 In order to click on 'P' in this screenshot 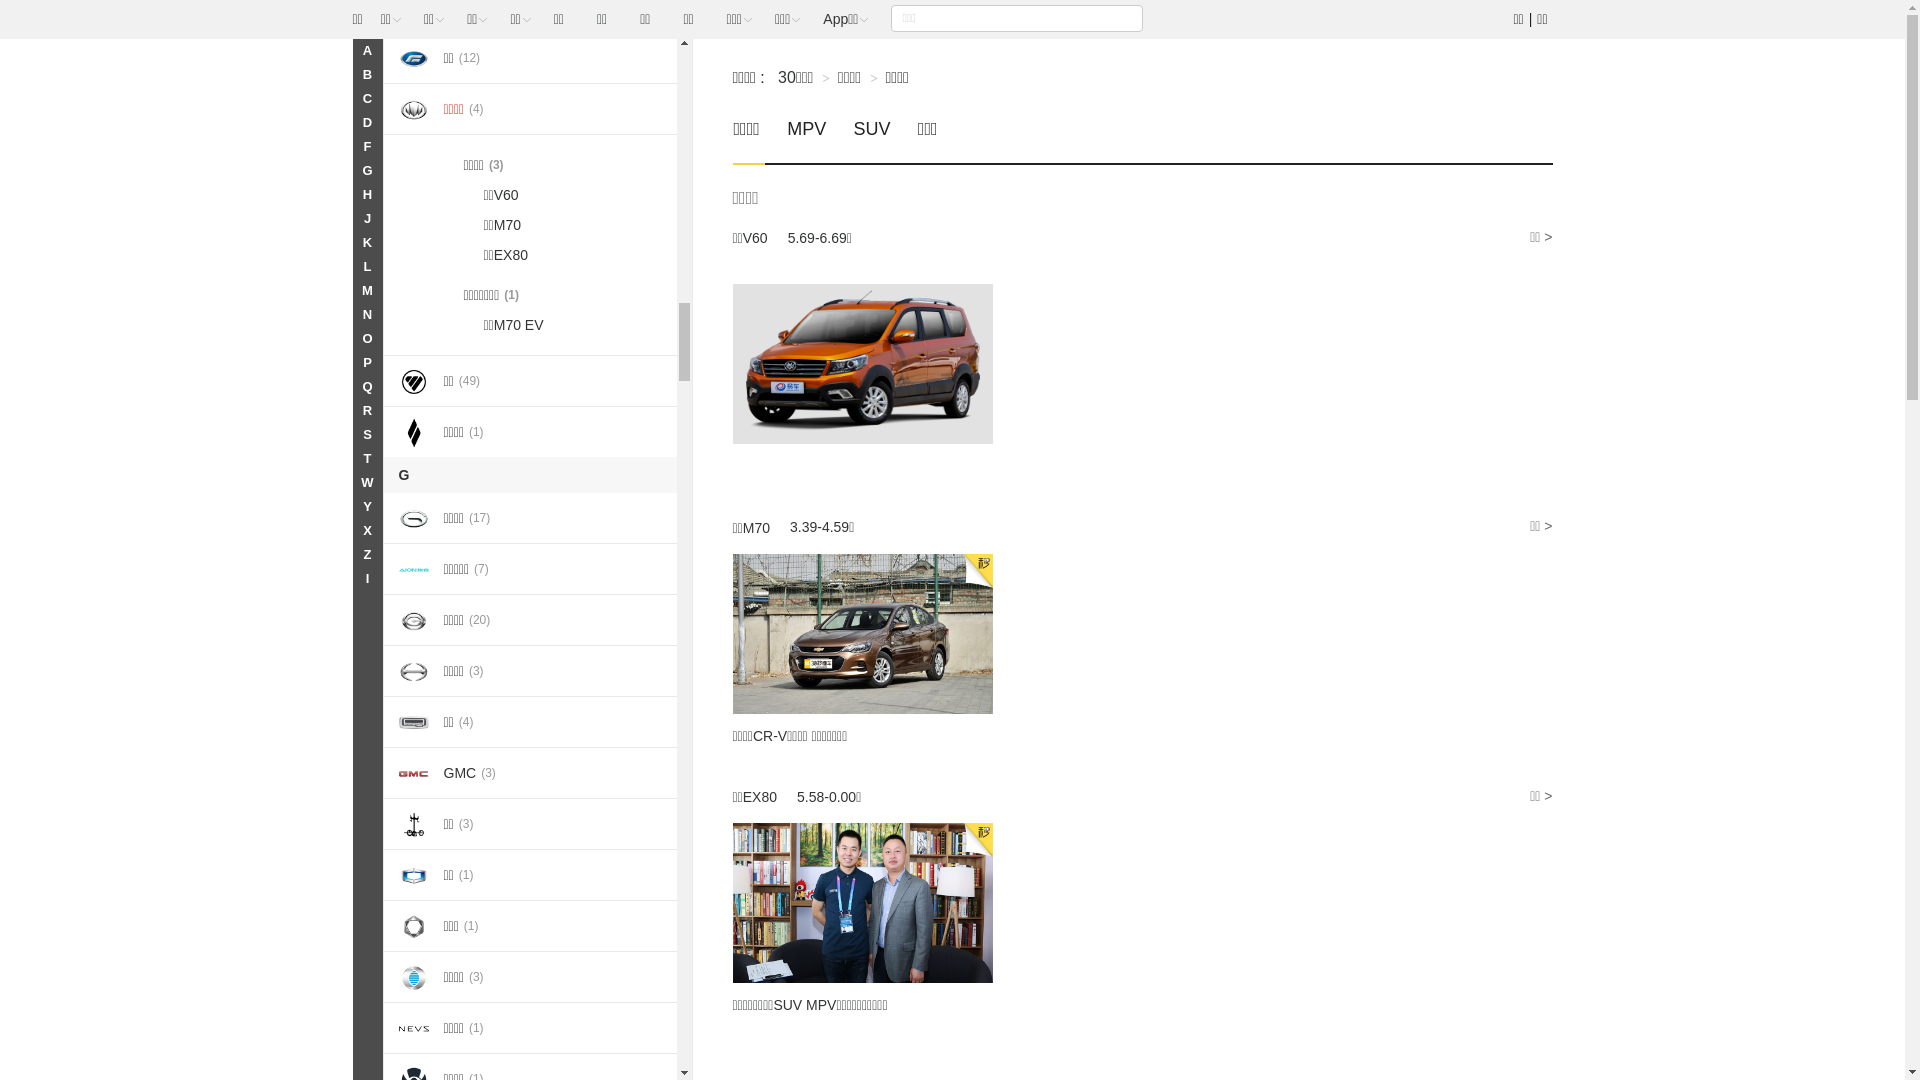, I will do `click(366, 362)`.